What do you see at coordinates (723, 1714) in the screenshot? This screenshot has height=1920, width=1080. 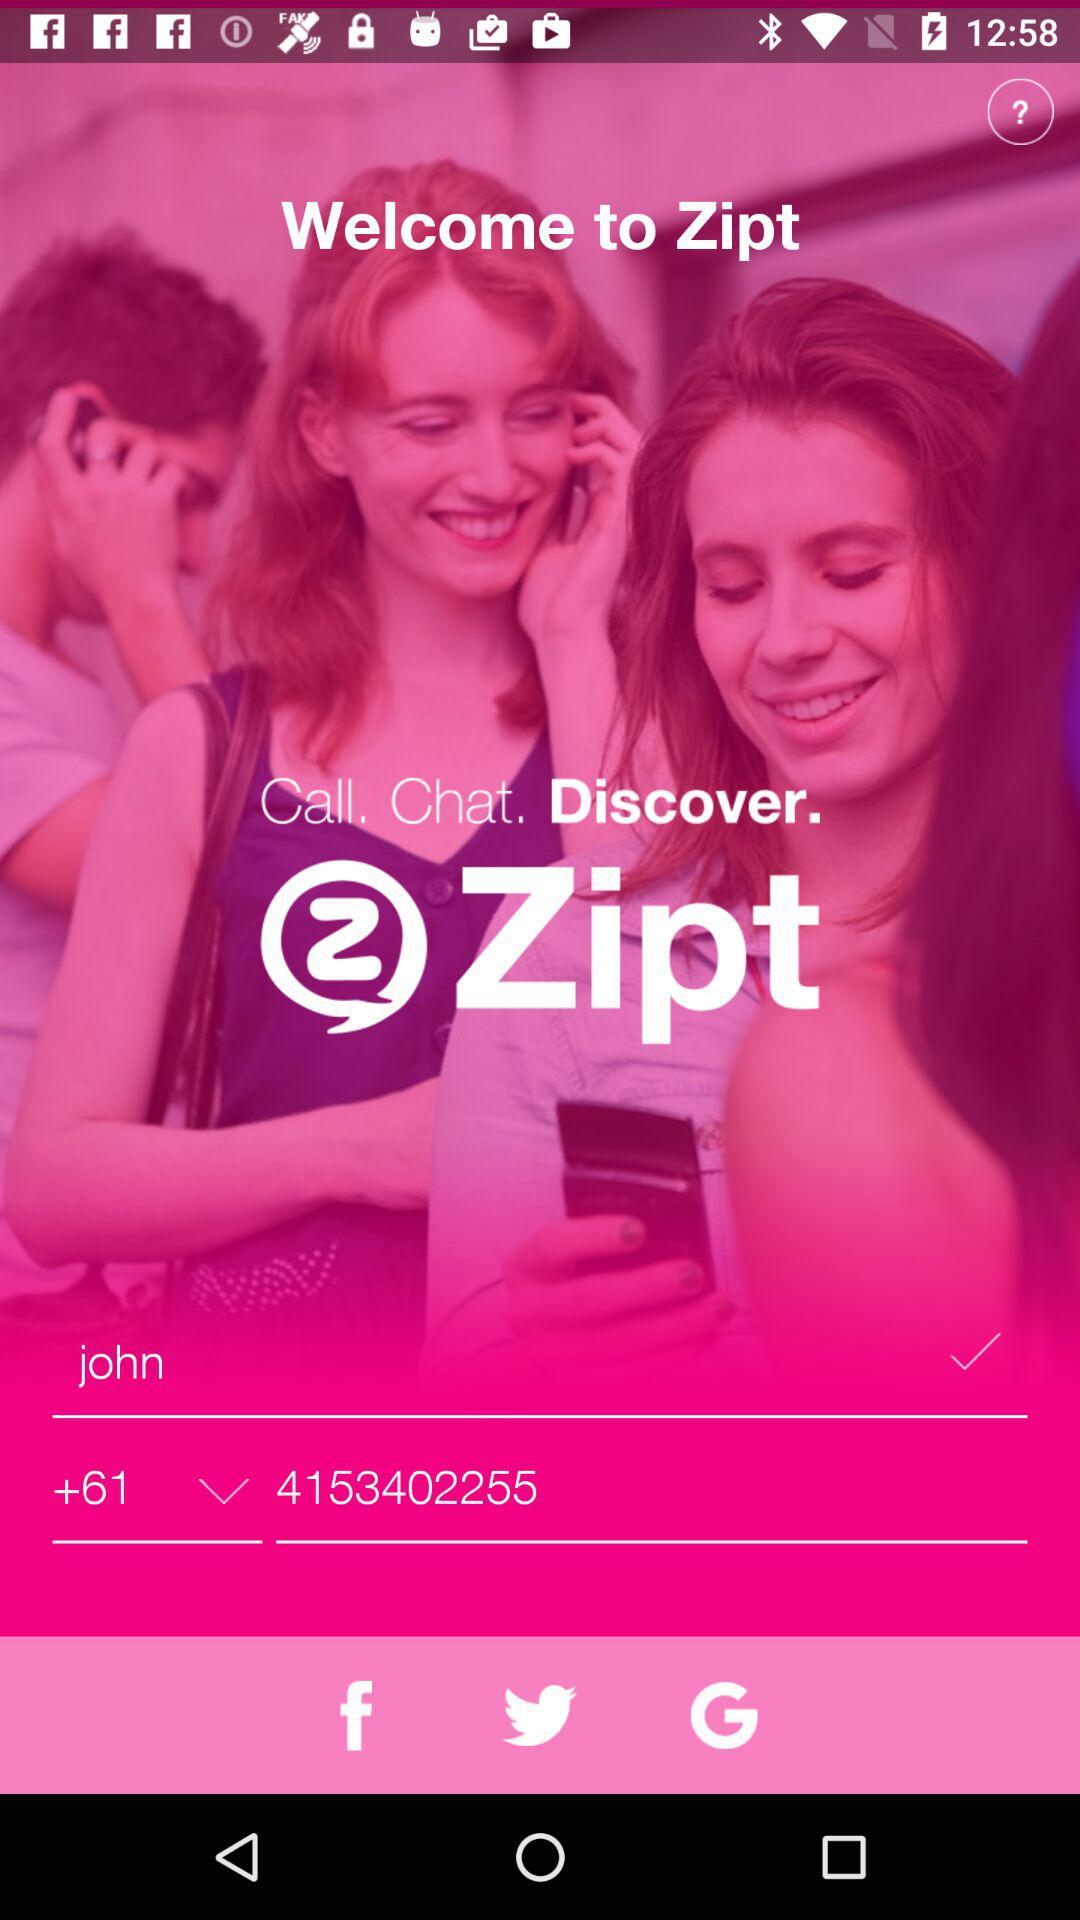 I see `the refresh icon` at bounding box center [723, 1714].